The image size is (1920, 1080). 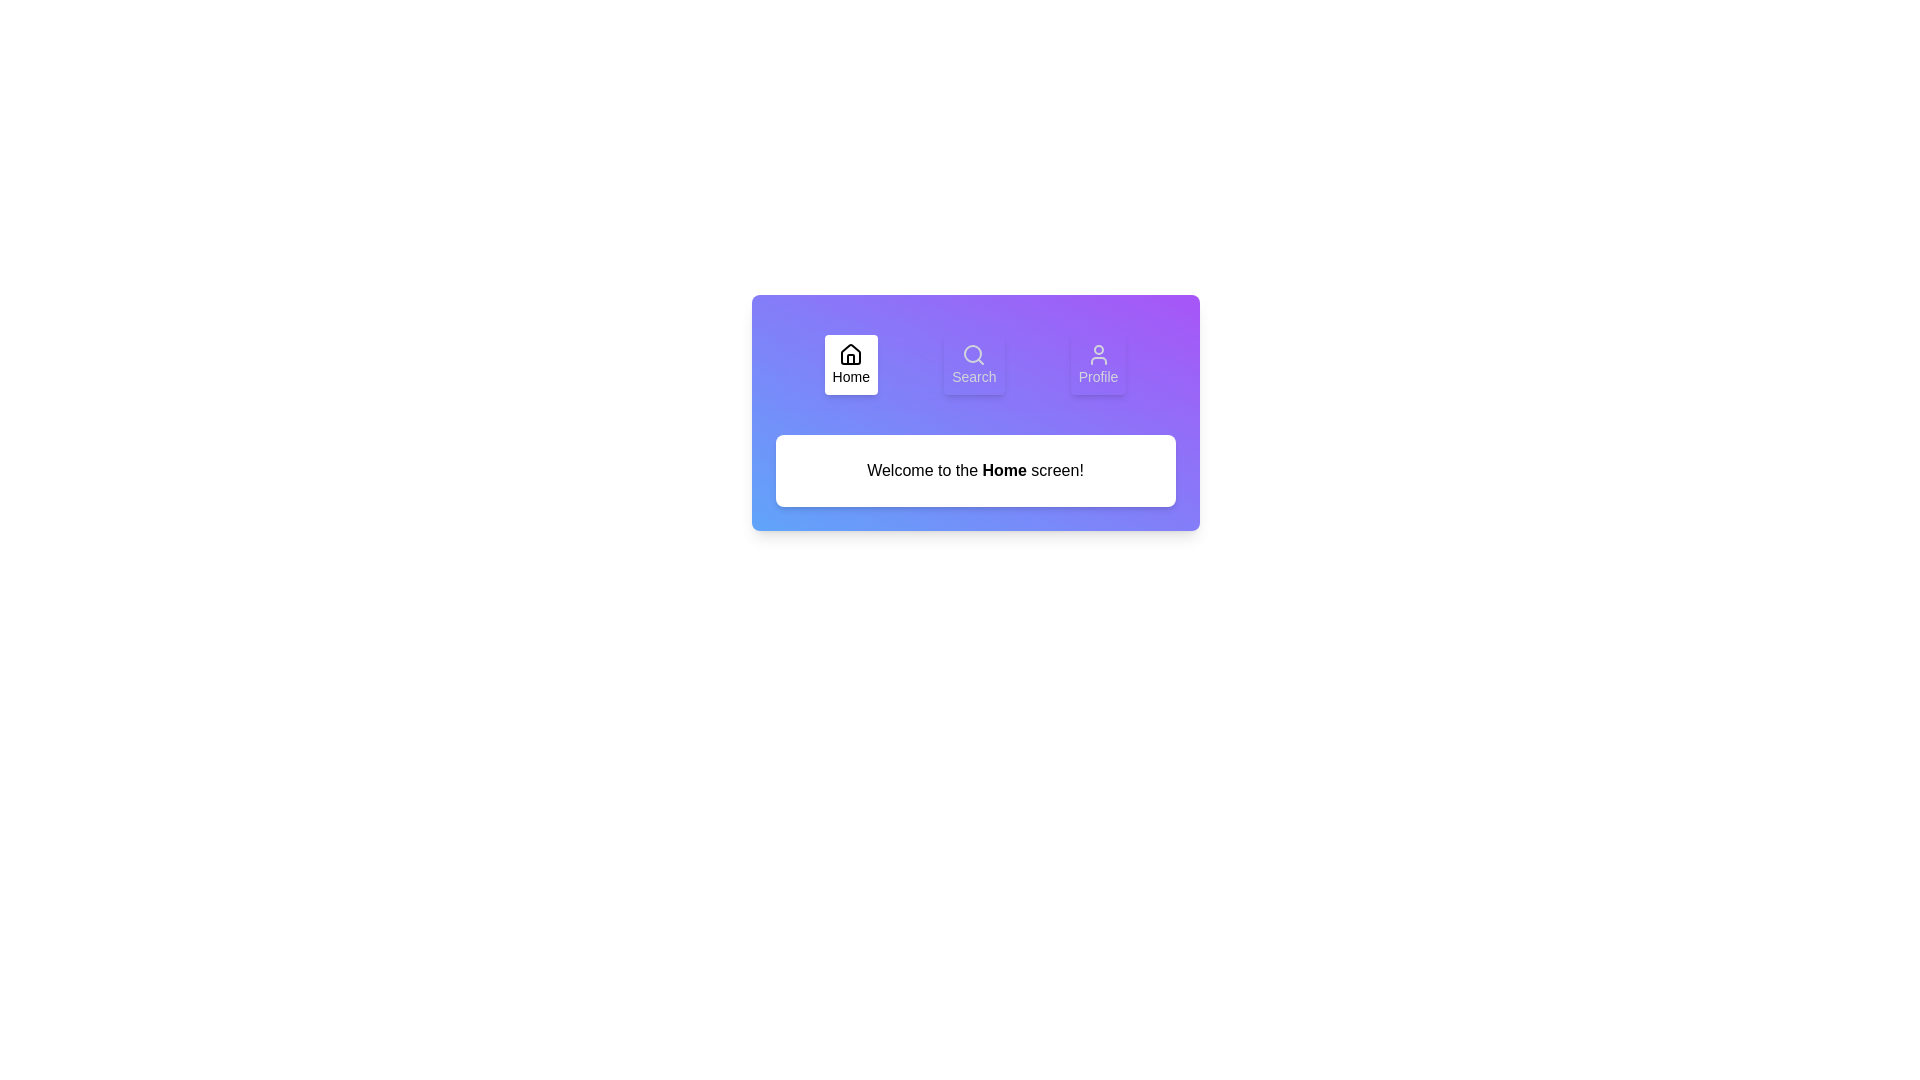 I want to click on the non-interactive graphical component at the center of the magnifying glass design used to depict the 'Search' functionality, located within the 'Search' button, so click(x=973, y=353).